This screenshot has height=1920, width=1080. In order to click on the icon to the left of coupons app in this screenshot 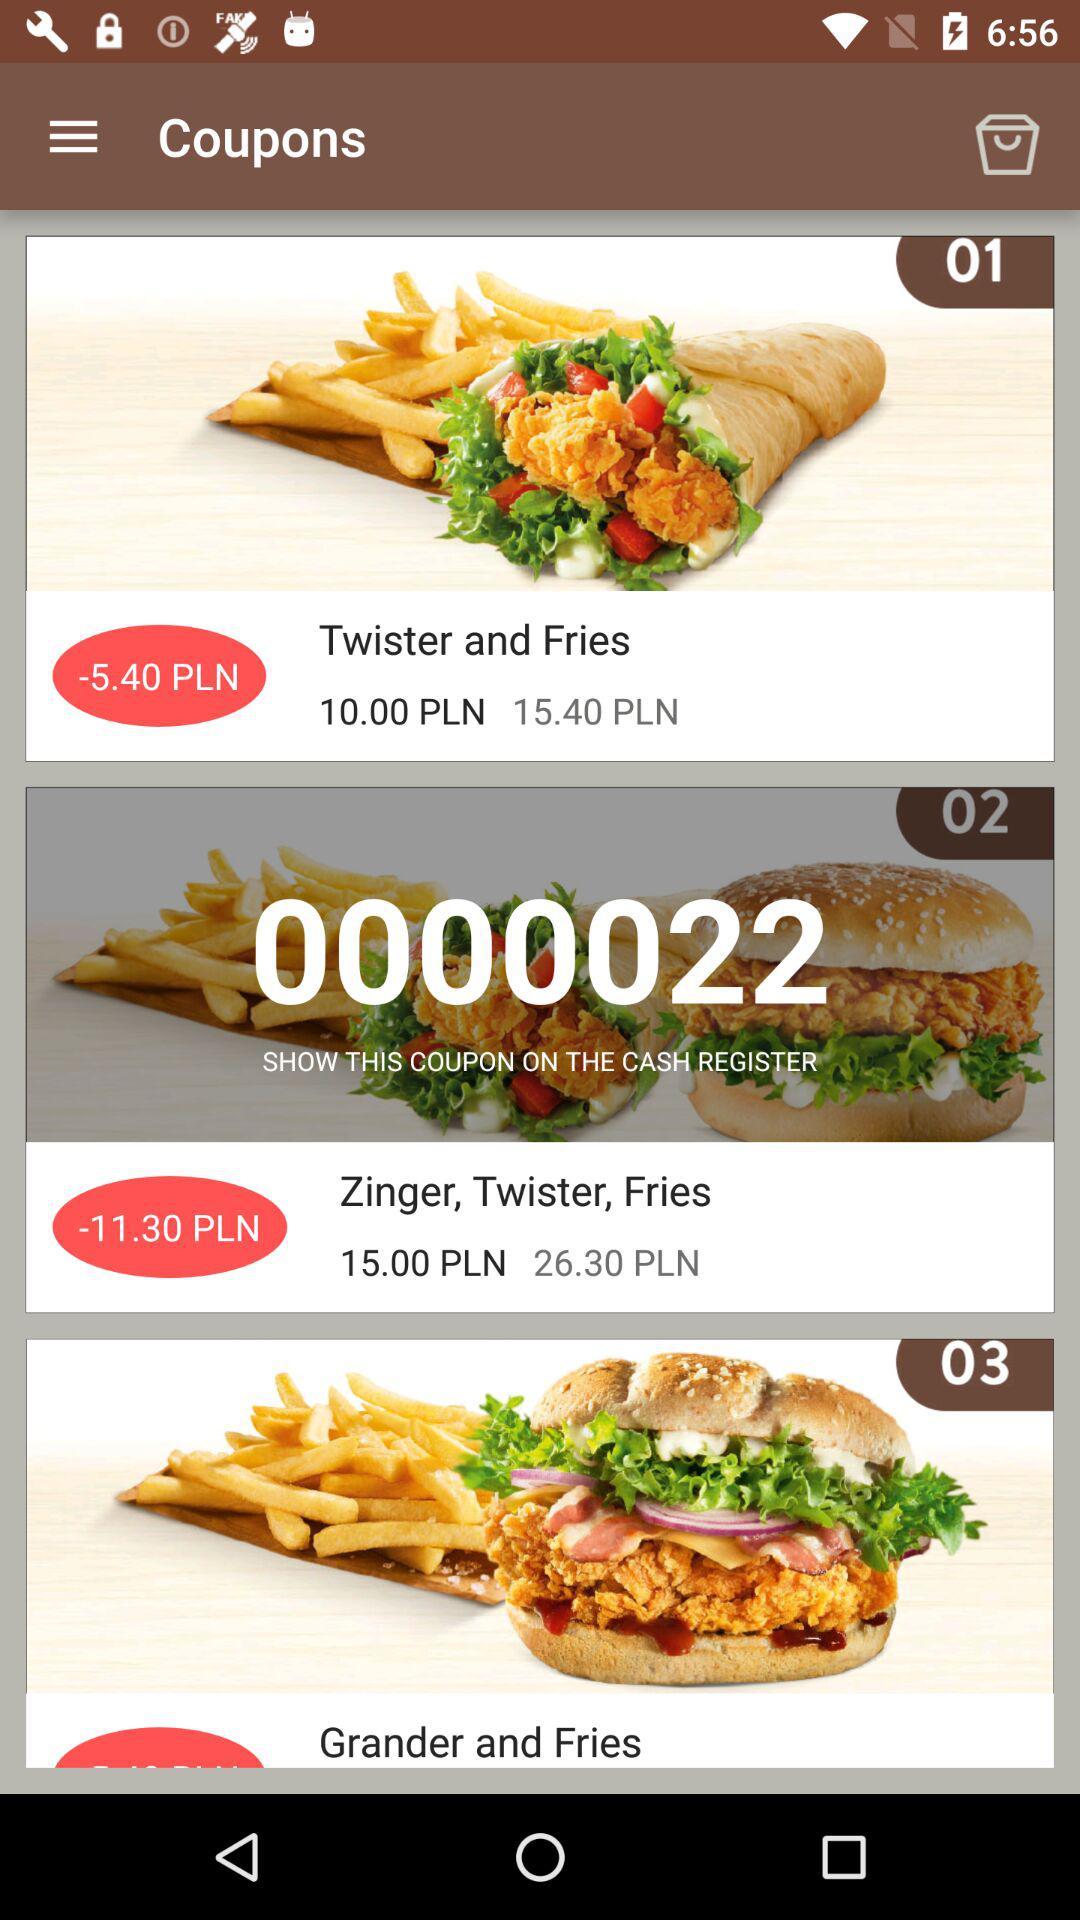, I will do `click(72, 135)`.